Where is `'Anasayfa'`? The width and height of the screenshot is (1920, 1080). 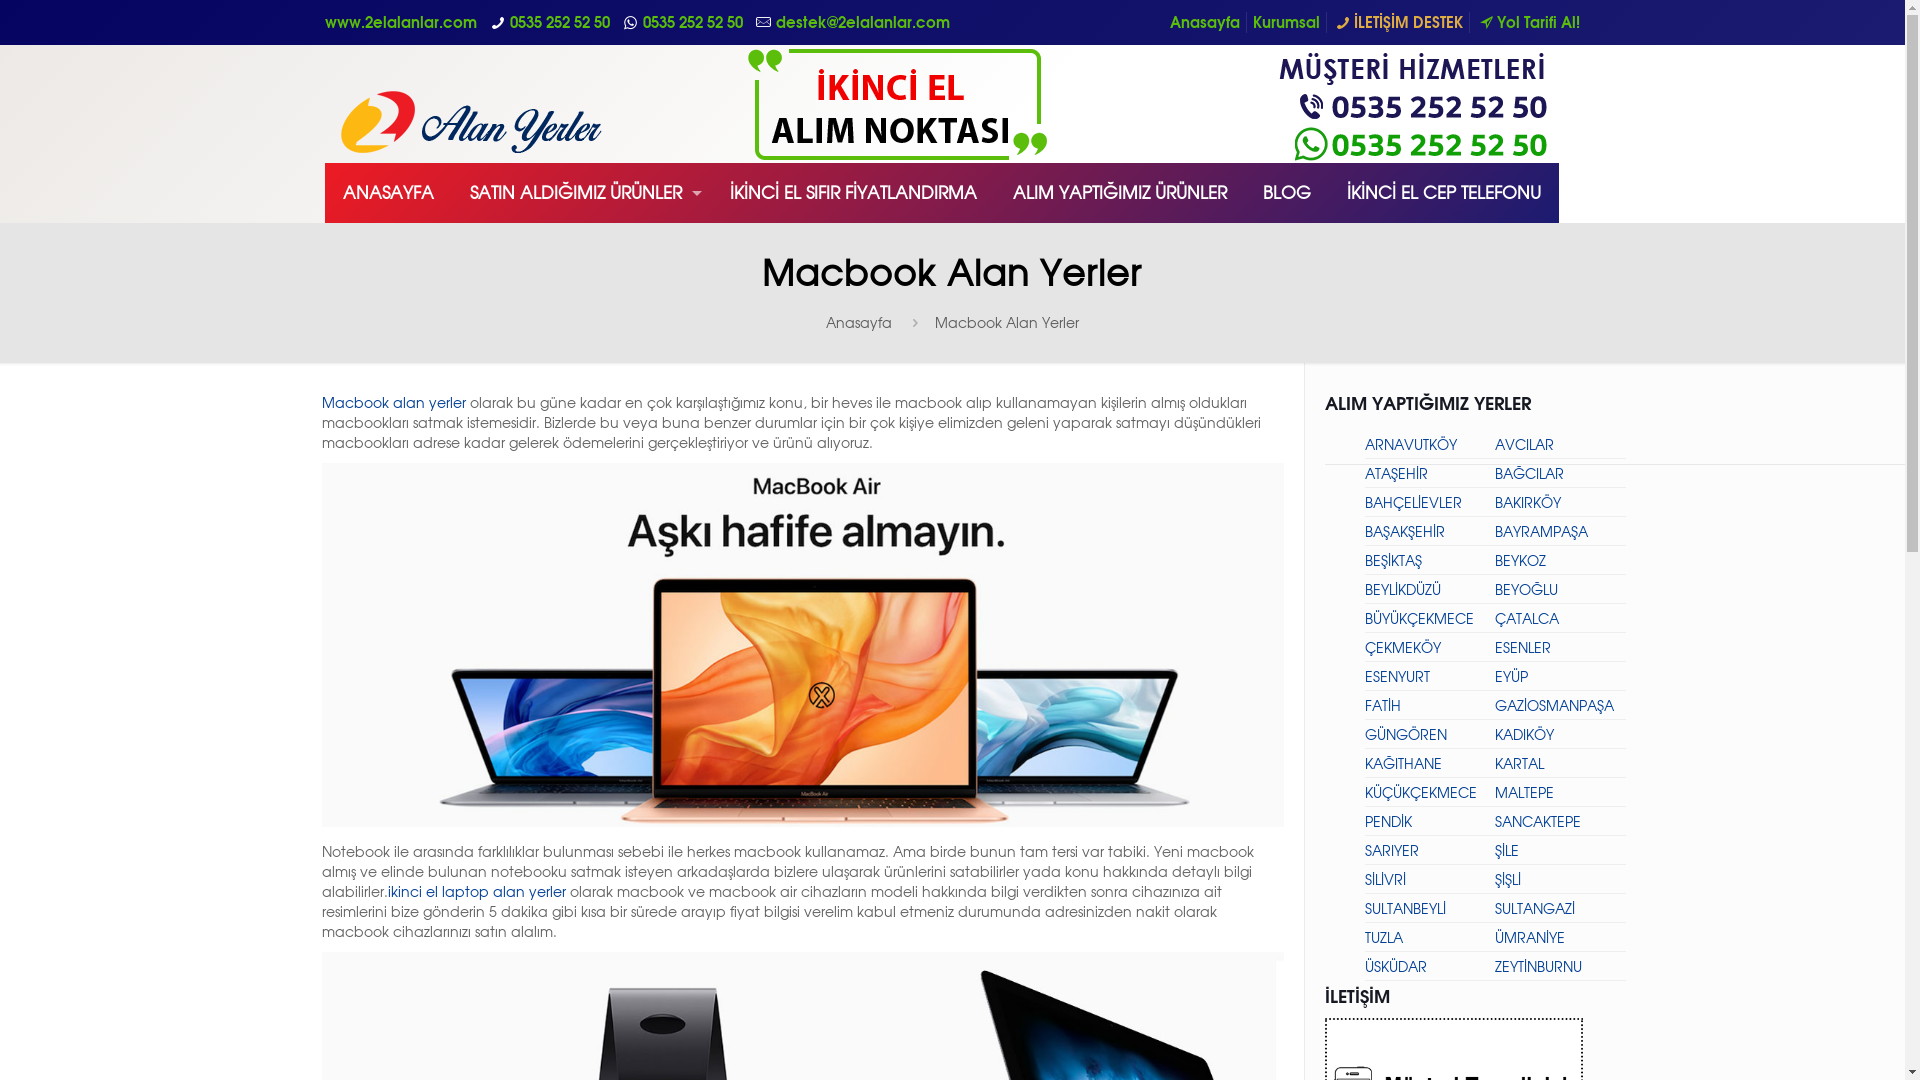
'Anasayfa' is located at coordinates (1203, 22).